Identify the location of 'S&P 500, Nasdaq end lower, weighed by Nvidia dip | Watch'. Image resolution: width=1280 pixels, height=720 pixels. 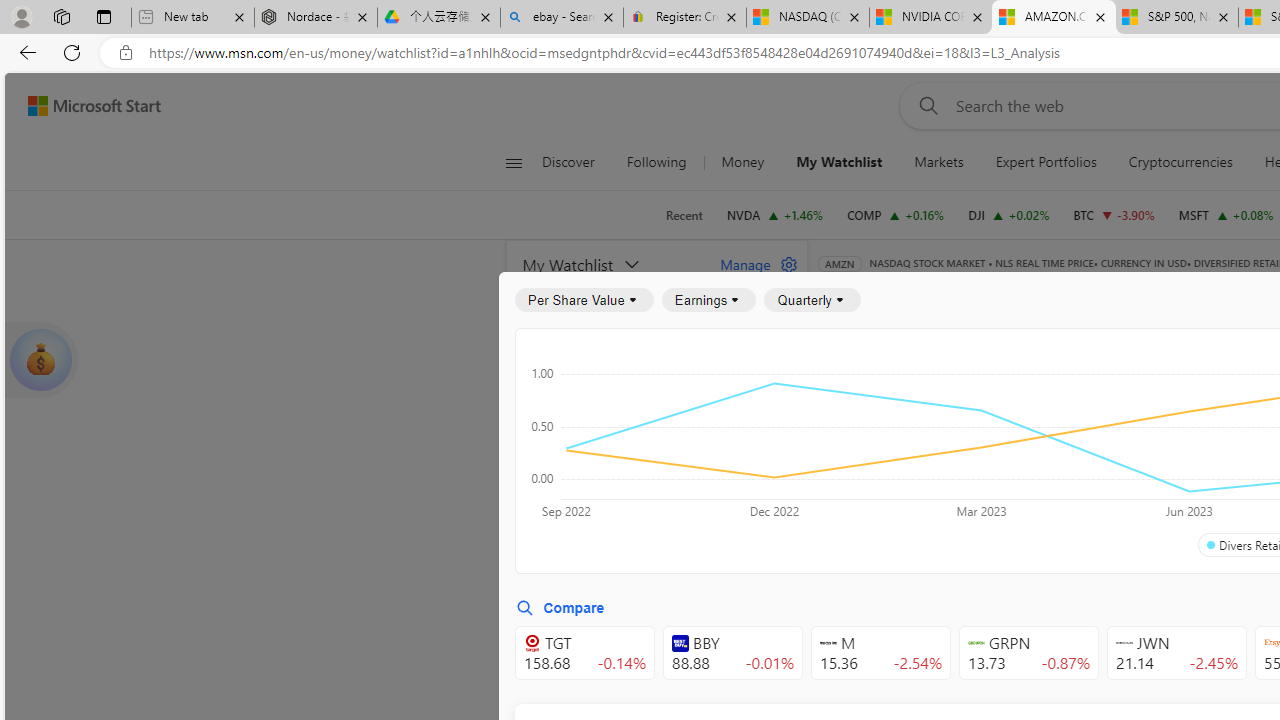
(1176, 17).